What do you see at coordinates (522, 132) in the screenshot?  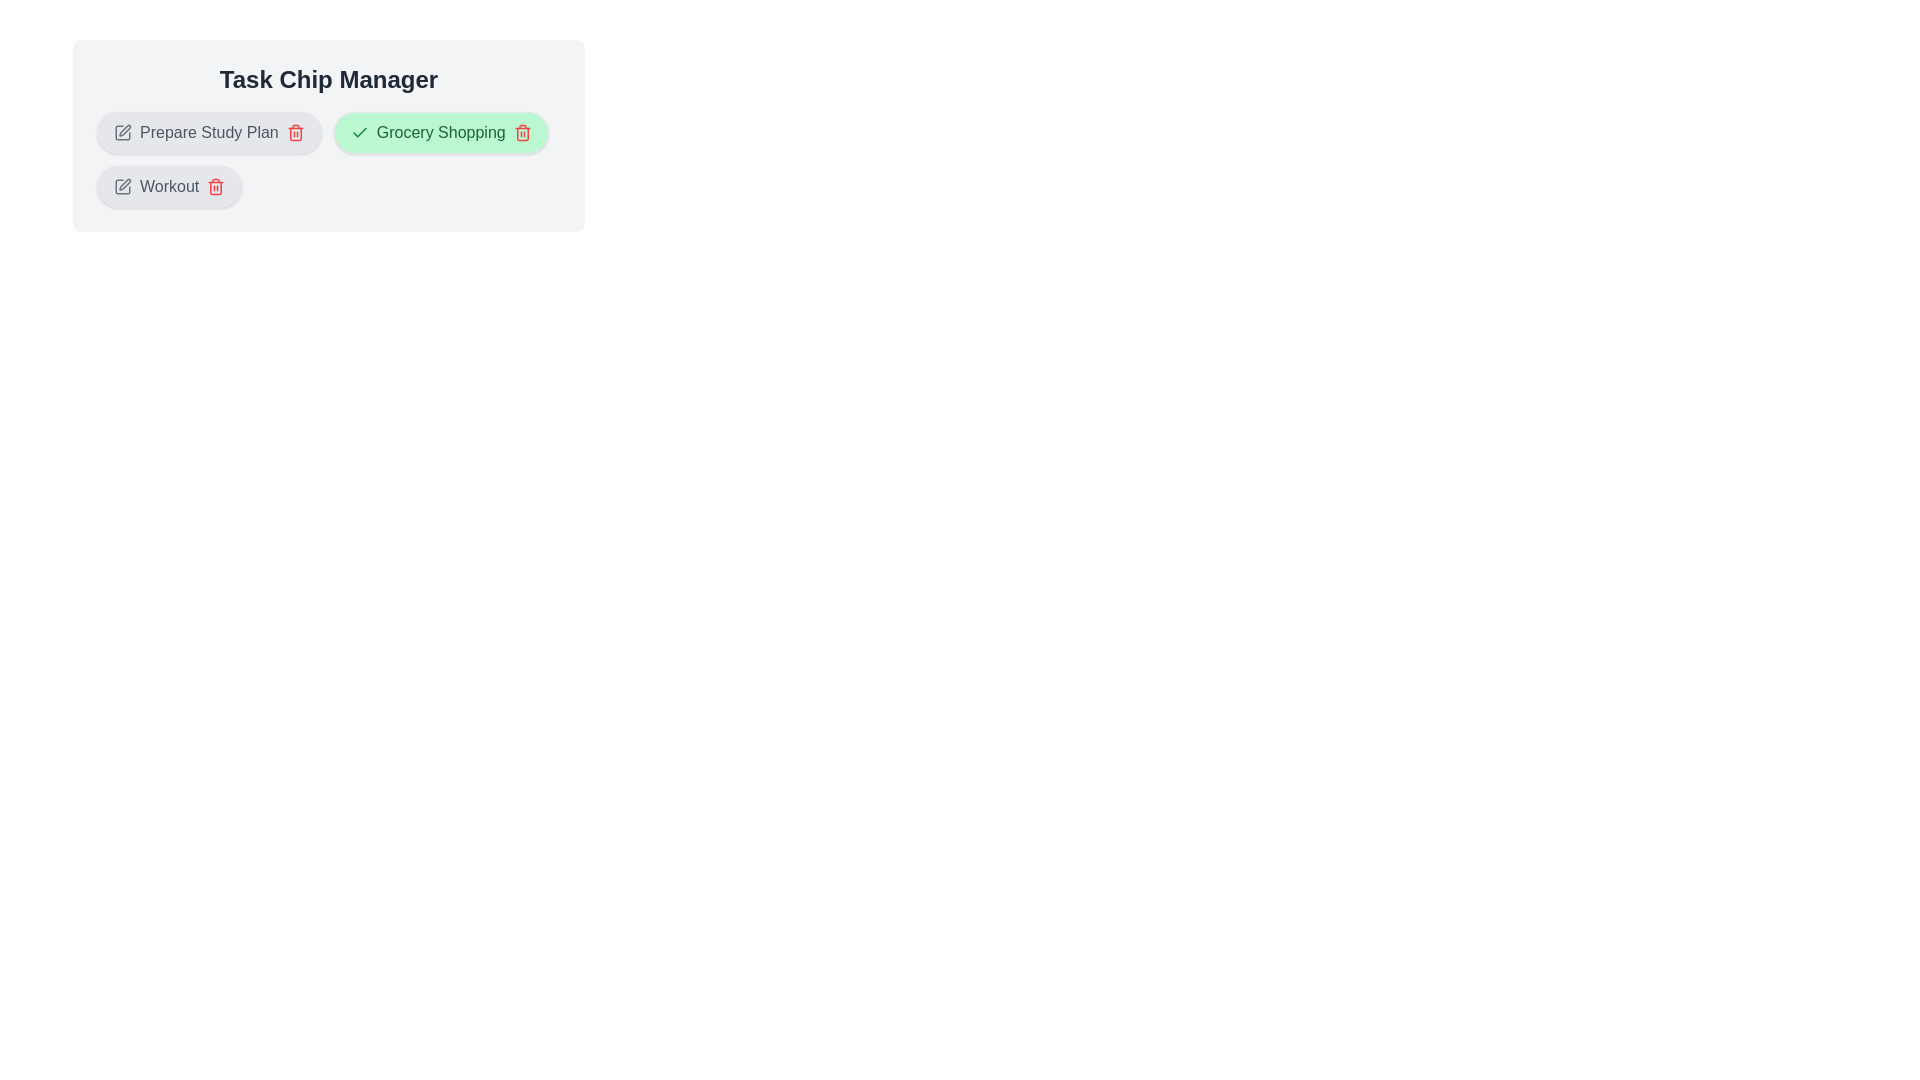 I see `the delete icon button located to the right of the 'Grocery Shopping' task chip` at bounding box center [522, 132].